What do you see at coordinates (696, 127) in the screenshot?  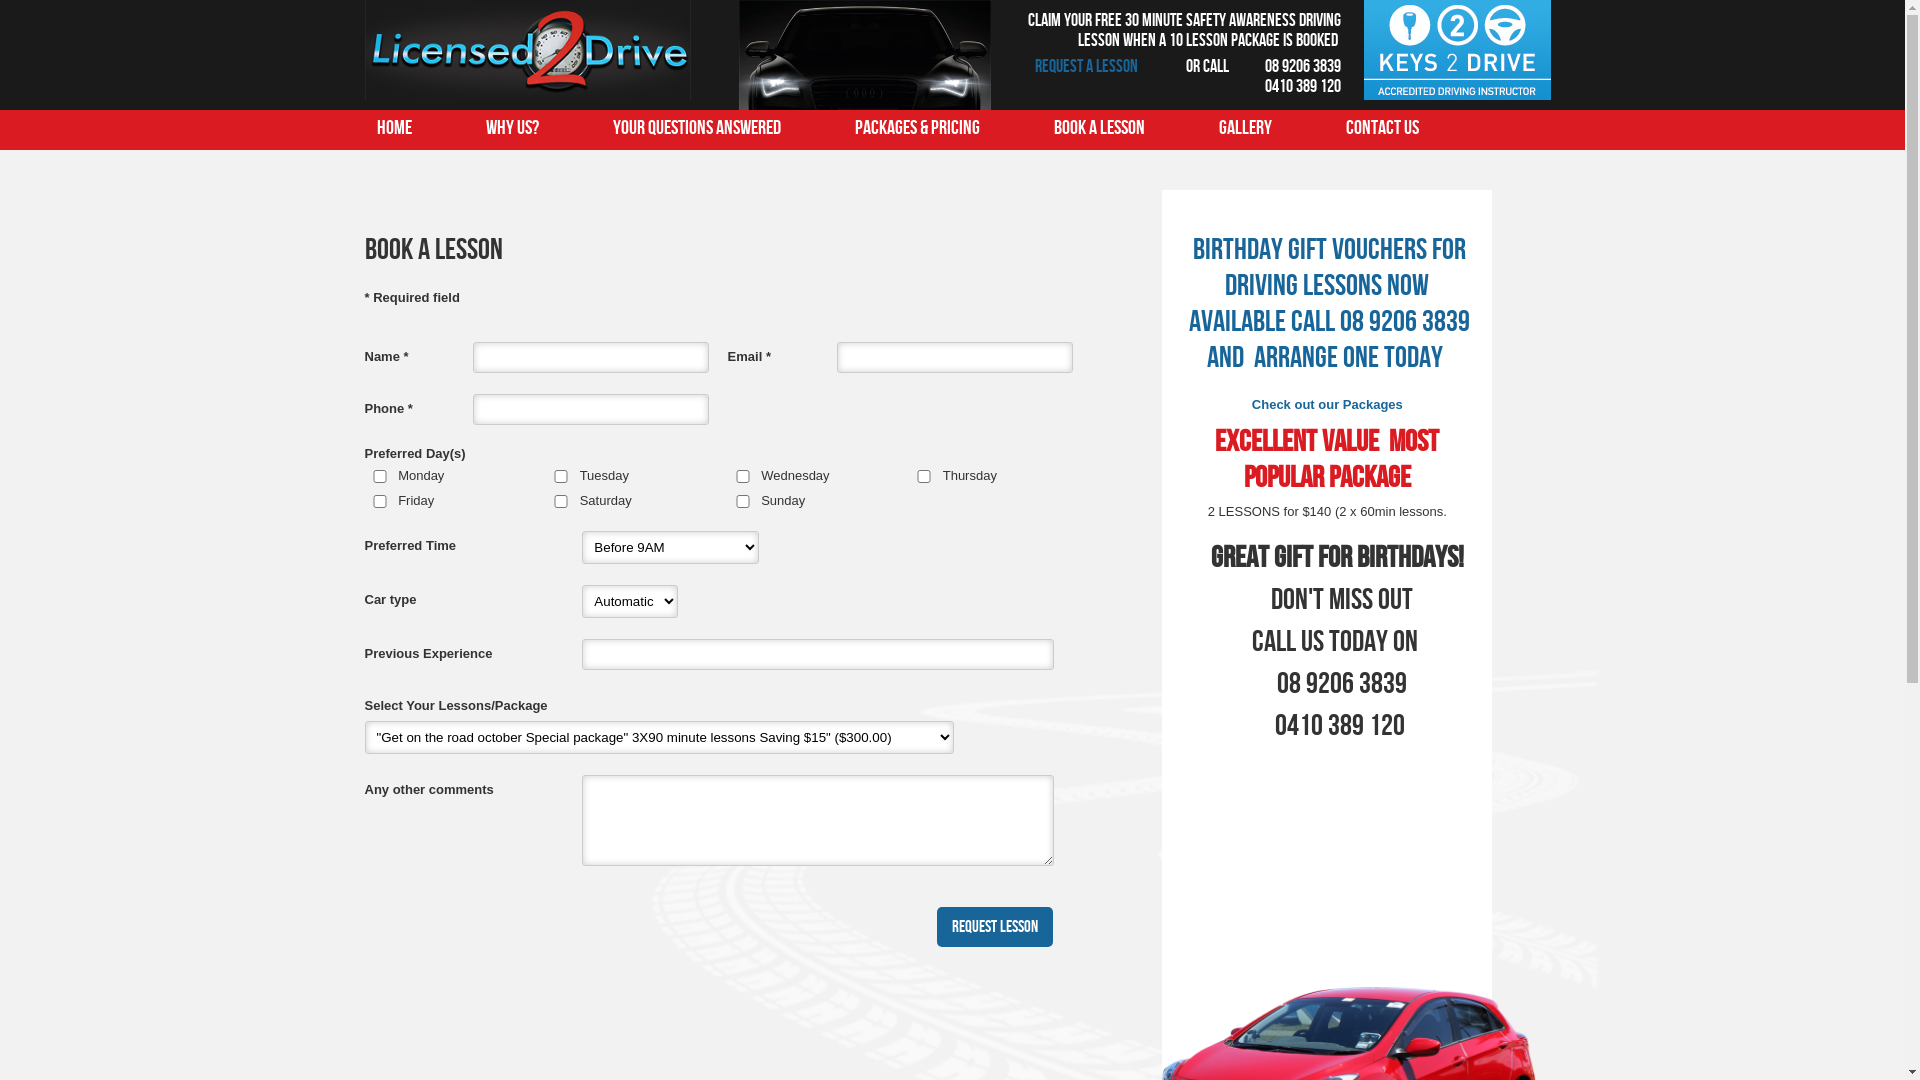 I see `'Your questions answered'` at bounding box center [696, 127].